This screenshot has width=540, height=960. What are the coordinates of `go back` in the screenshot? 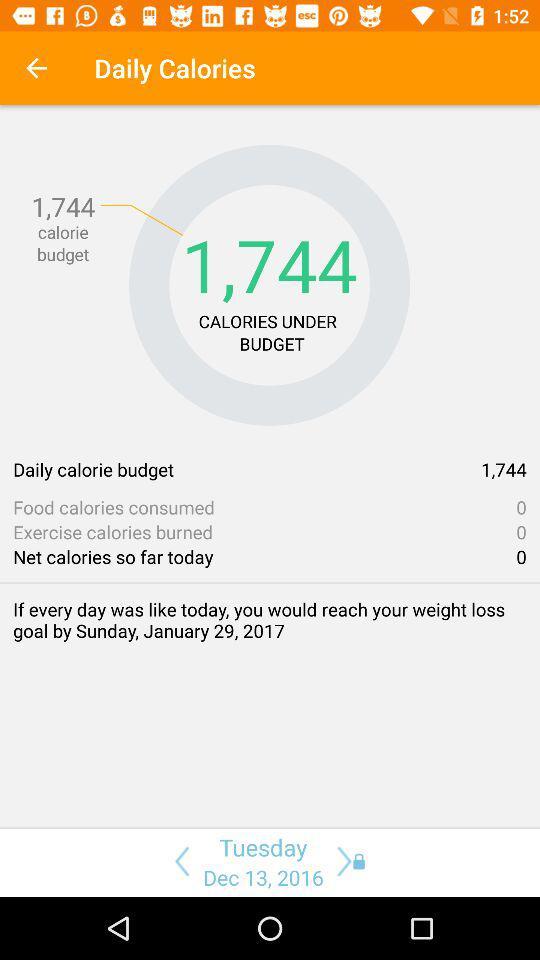 It's located at (178, 860).